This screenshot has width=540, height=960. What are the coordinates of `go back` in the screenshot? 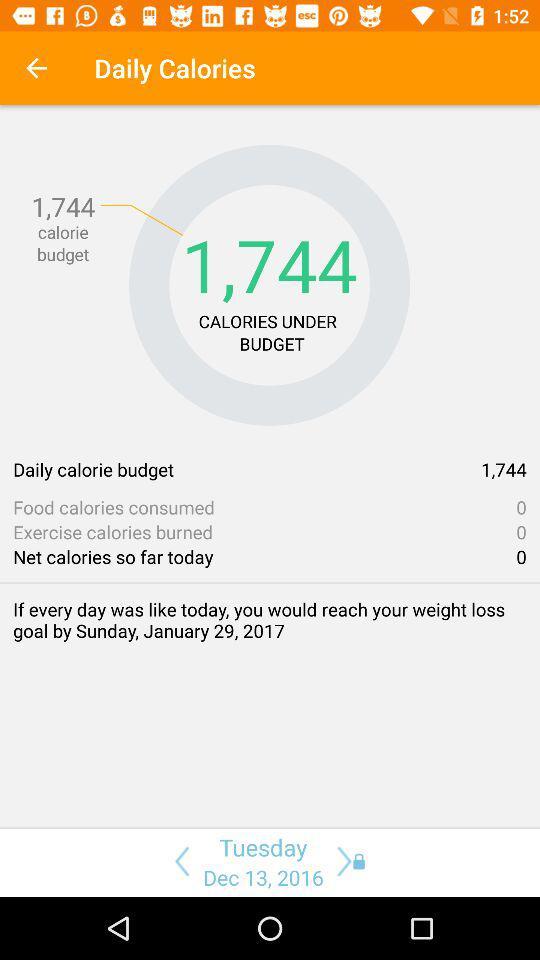 It's located at (178, 860).